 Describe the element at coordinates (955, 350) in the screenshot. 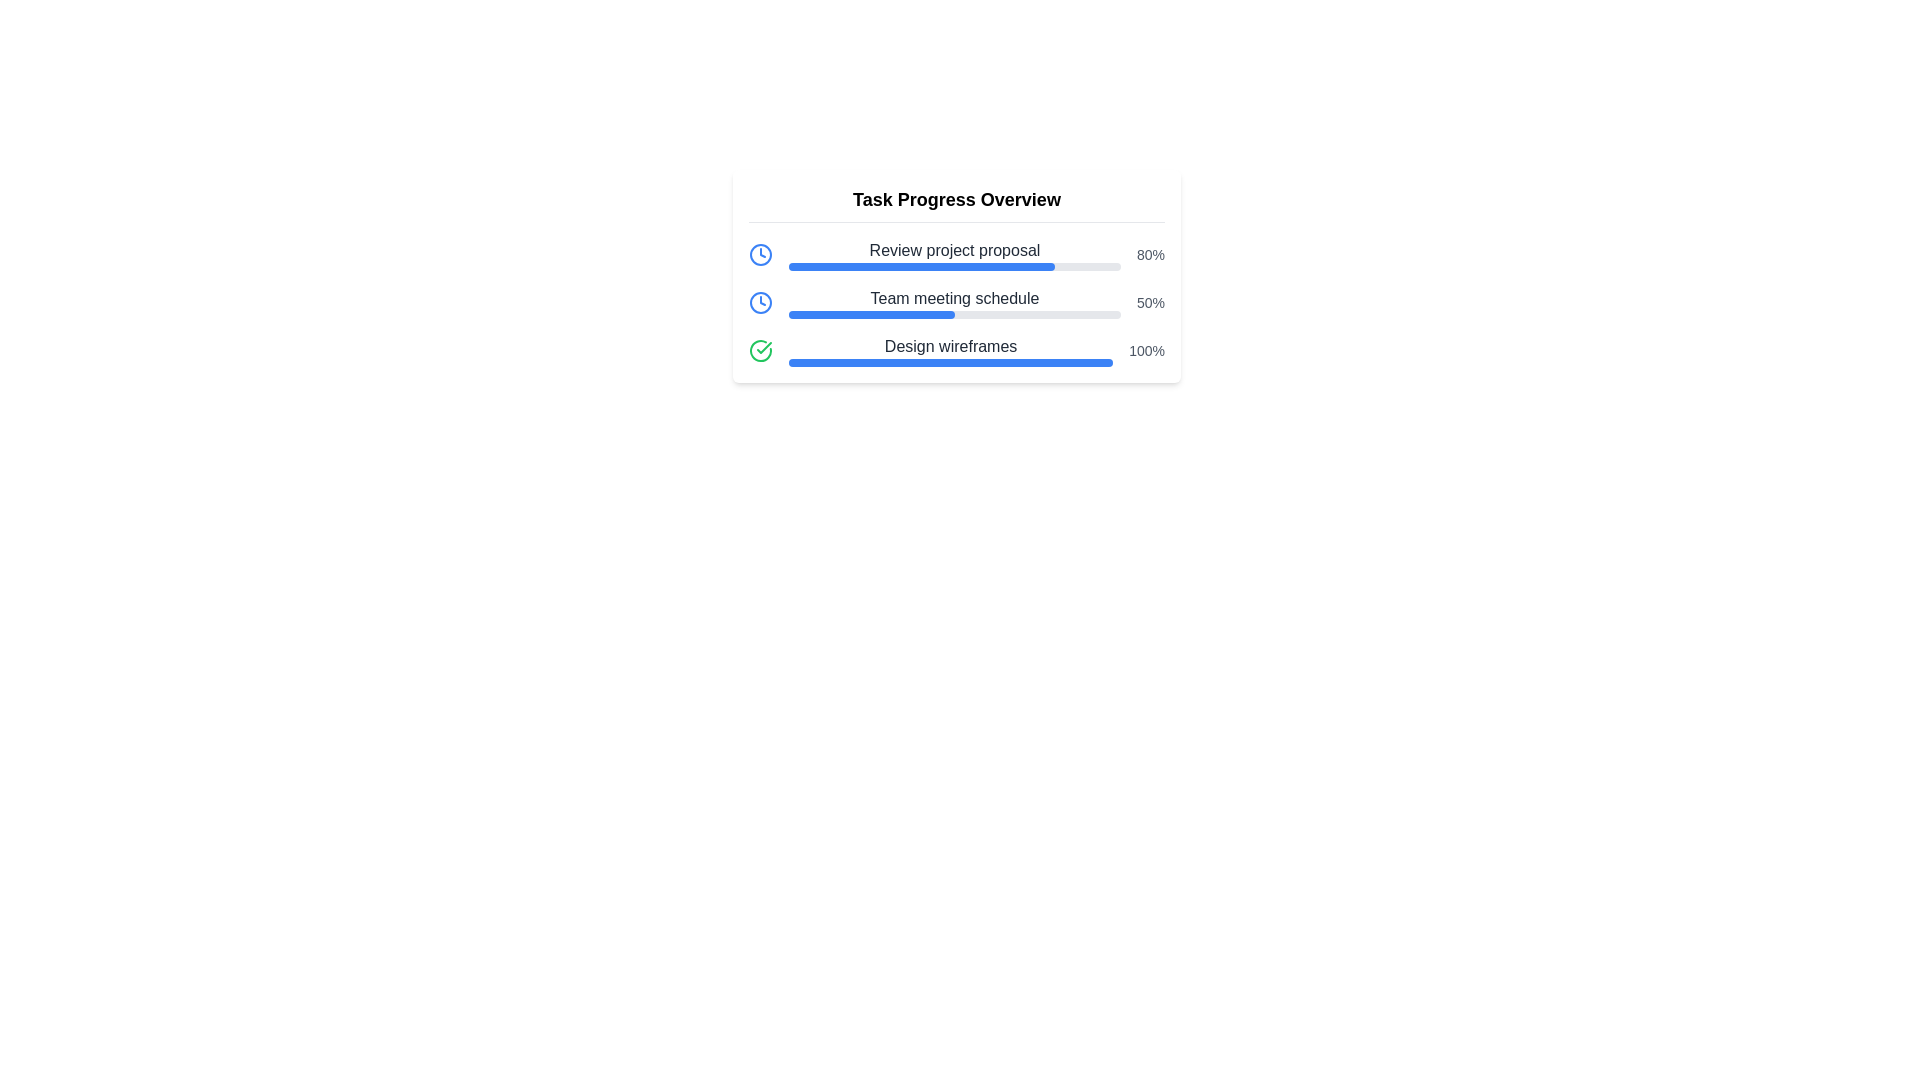

I see `the Task progress item with a green icon and the text 'Design wireframes' that shows '100%' completion in the Task Progress Overview list` at that location.